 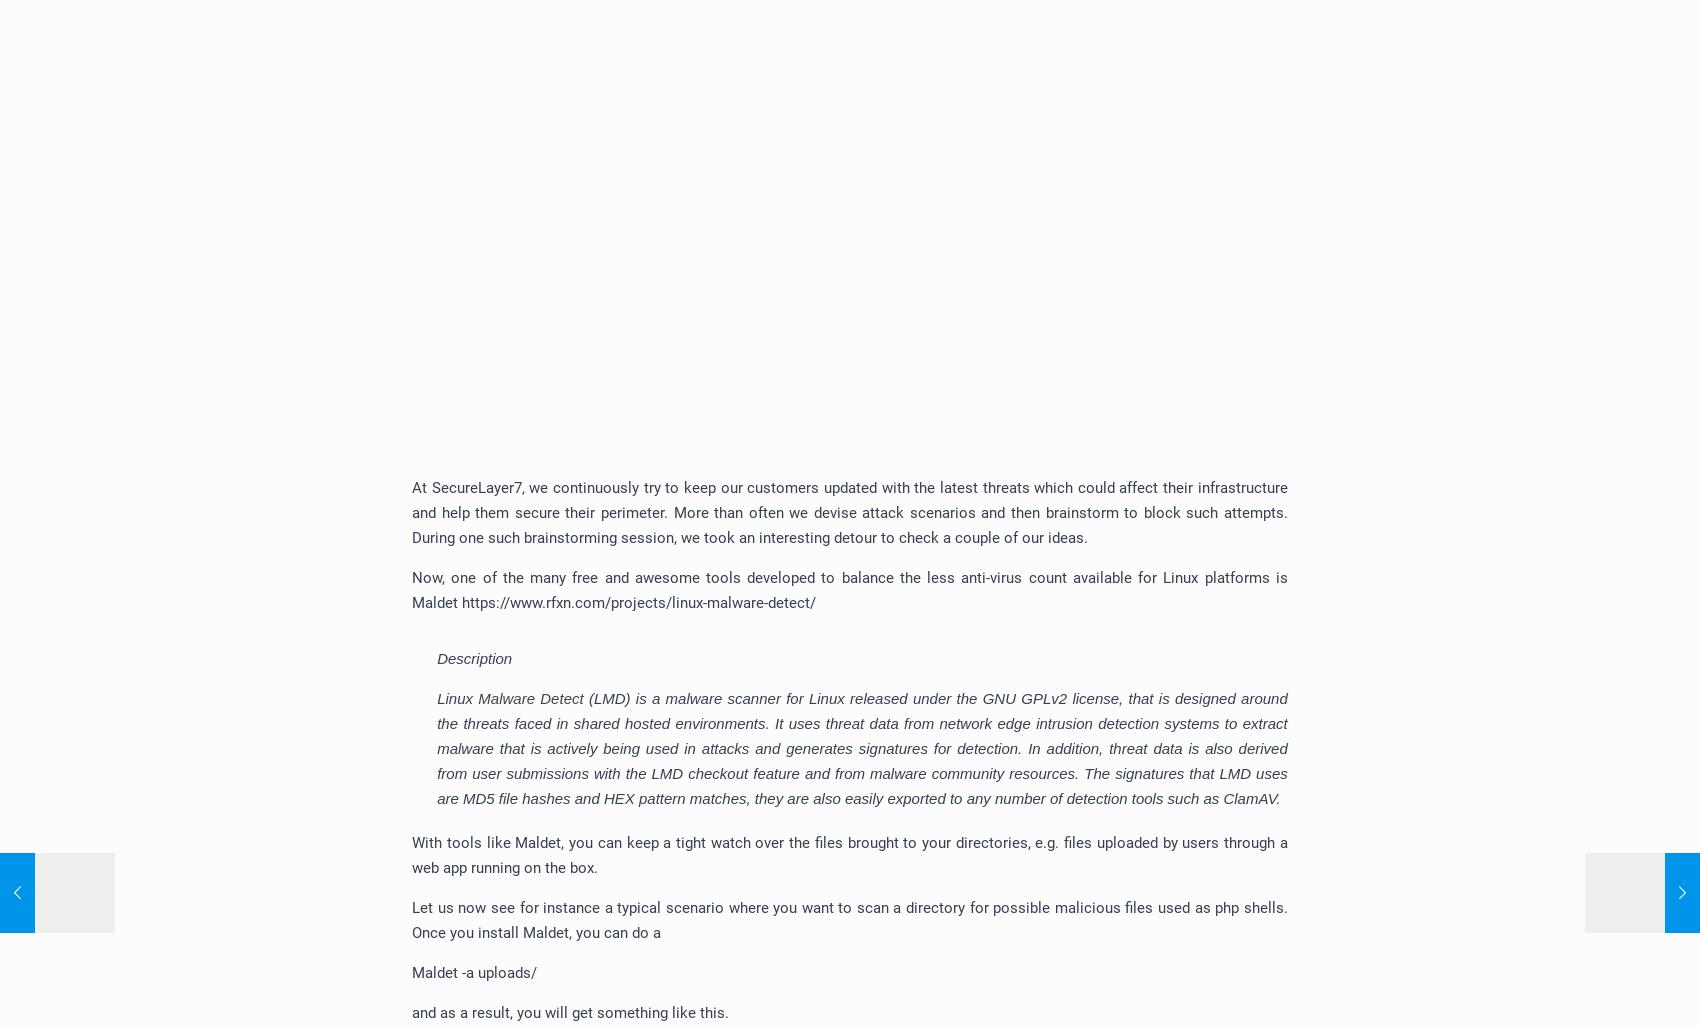 I want to click on '(LMD) is a malware scanner for Linux released under the GNU GPLv2 license, that is designed around the threats faced in shared hosted environments. It uses threat data from network edge intrusion detection systems to extract malware that is actively being used in attacks and generates signatures for detection. In addition, threat data is also derived from user submissions with the LMD checkout feature and from malware community resources. The signatures that LMD uses are MD5 file hashes and HEX pattern matches, they are also easily exported to any number of detection tools such as ClamAV.', so click(x=862, y=747).